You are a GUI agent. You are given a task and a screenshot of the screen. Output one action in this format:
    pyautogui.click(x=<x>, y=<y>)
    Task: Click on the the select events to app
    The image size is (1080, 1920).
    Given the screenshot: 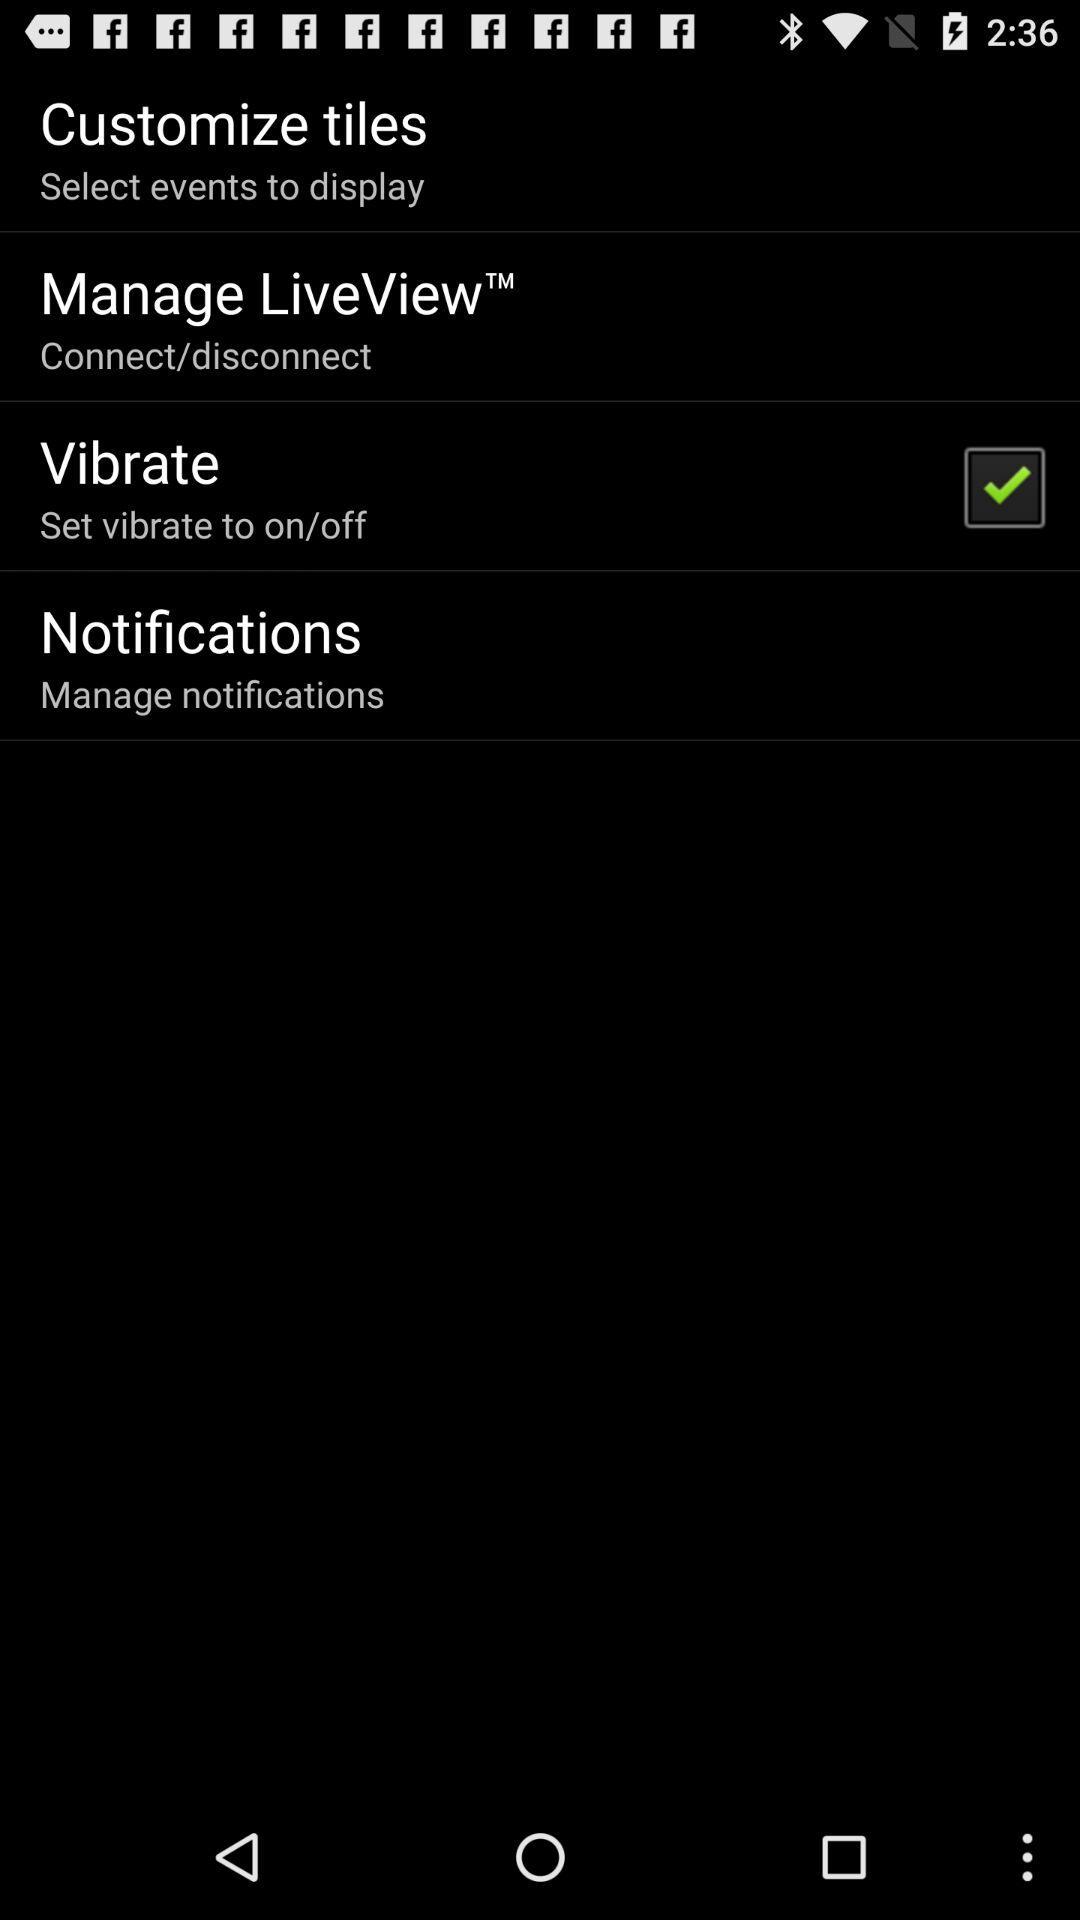 What is the action you would take?
    pyautogui.click(x=231, y=185)
    